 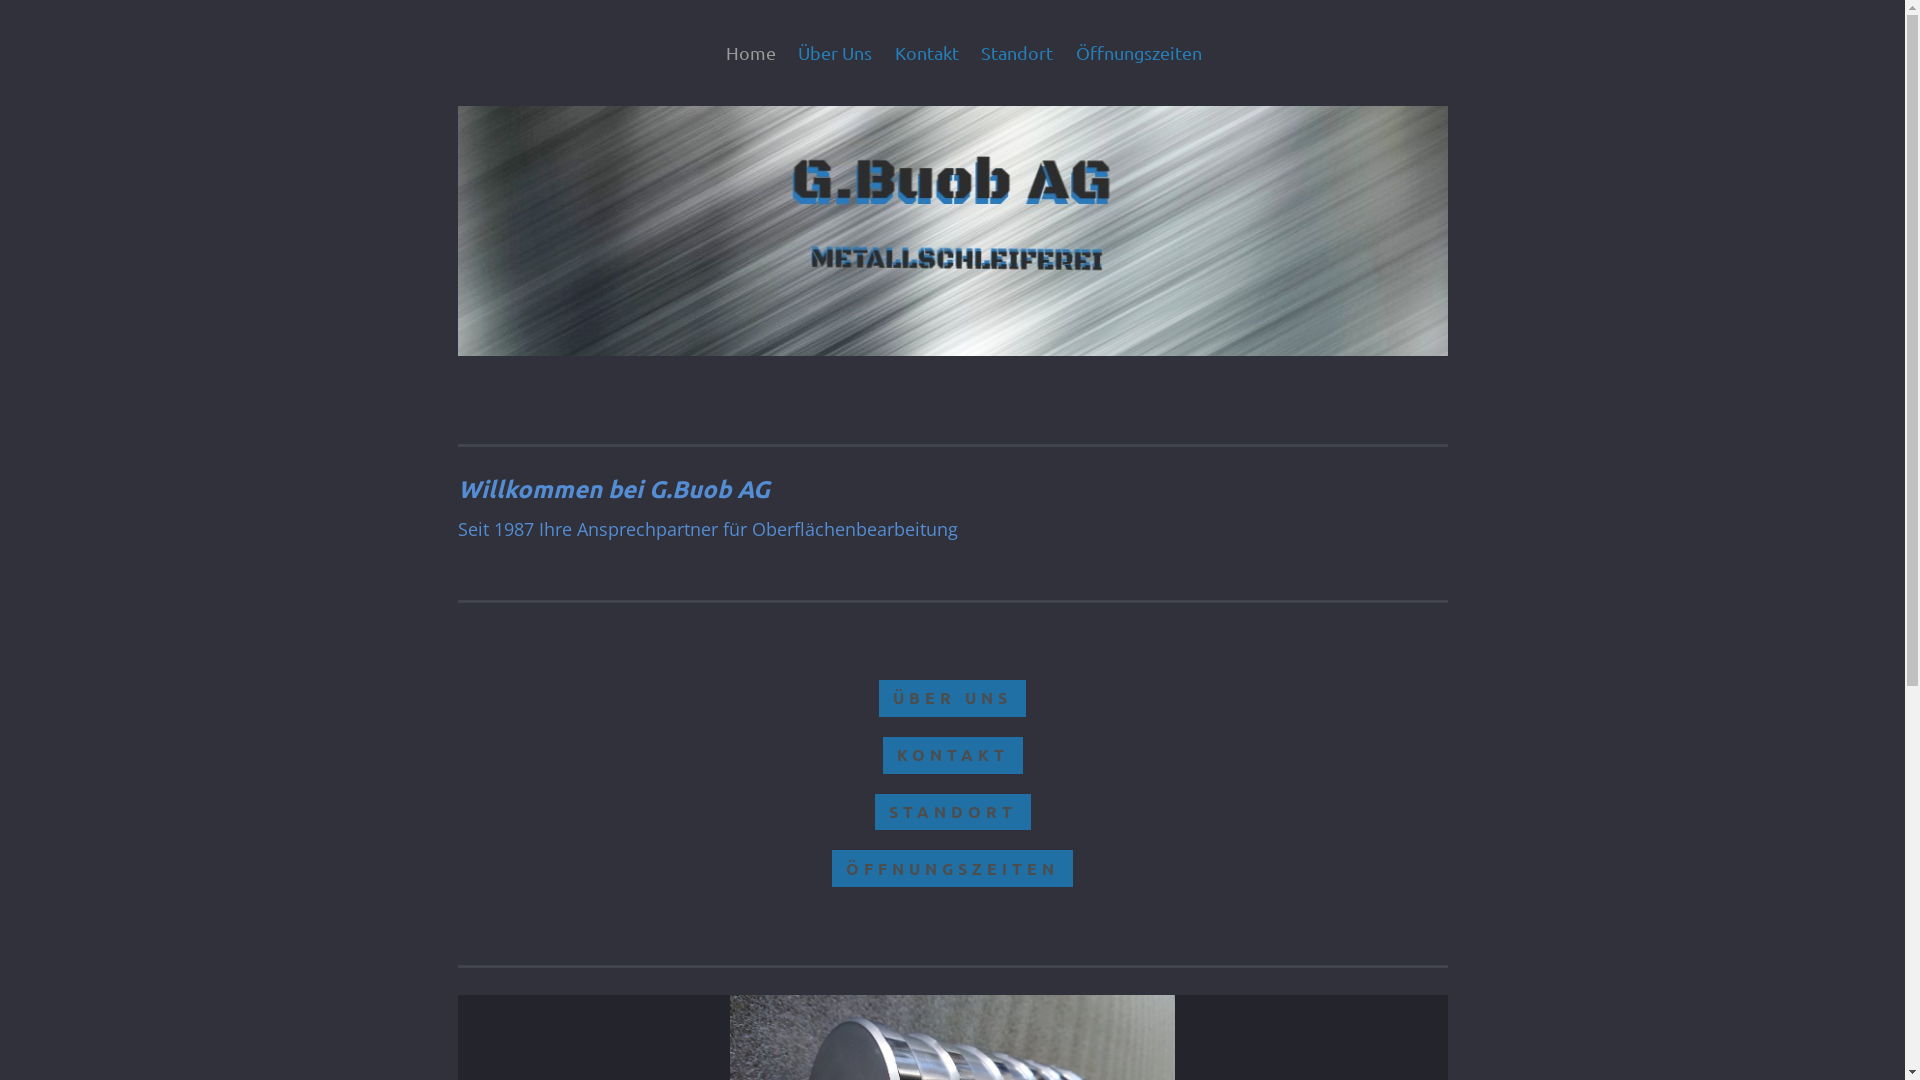 I want to click on 'Home', so click(x=754, y=52).